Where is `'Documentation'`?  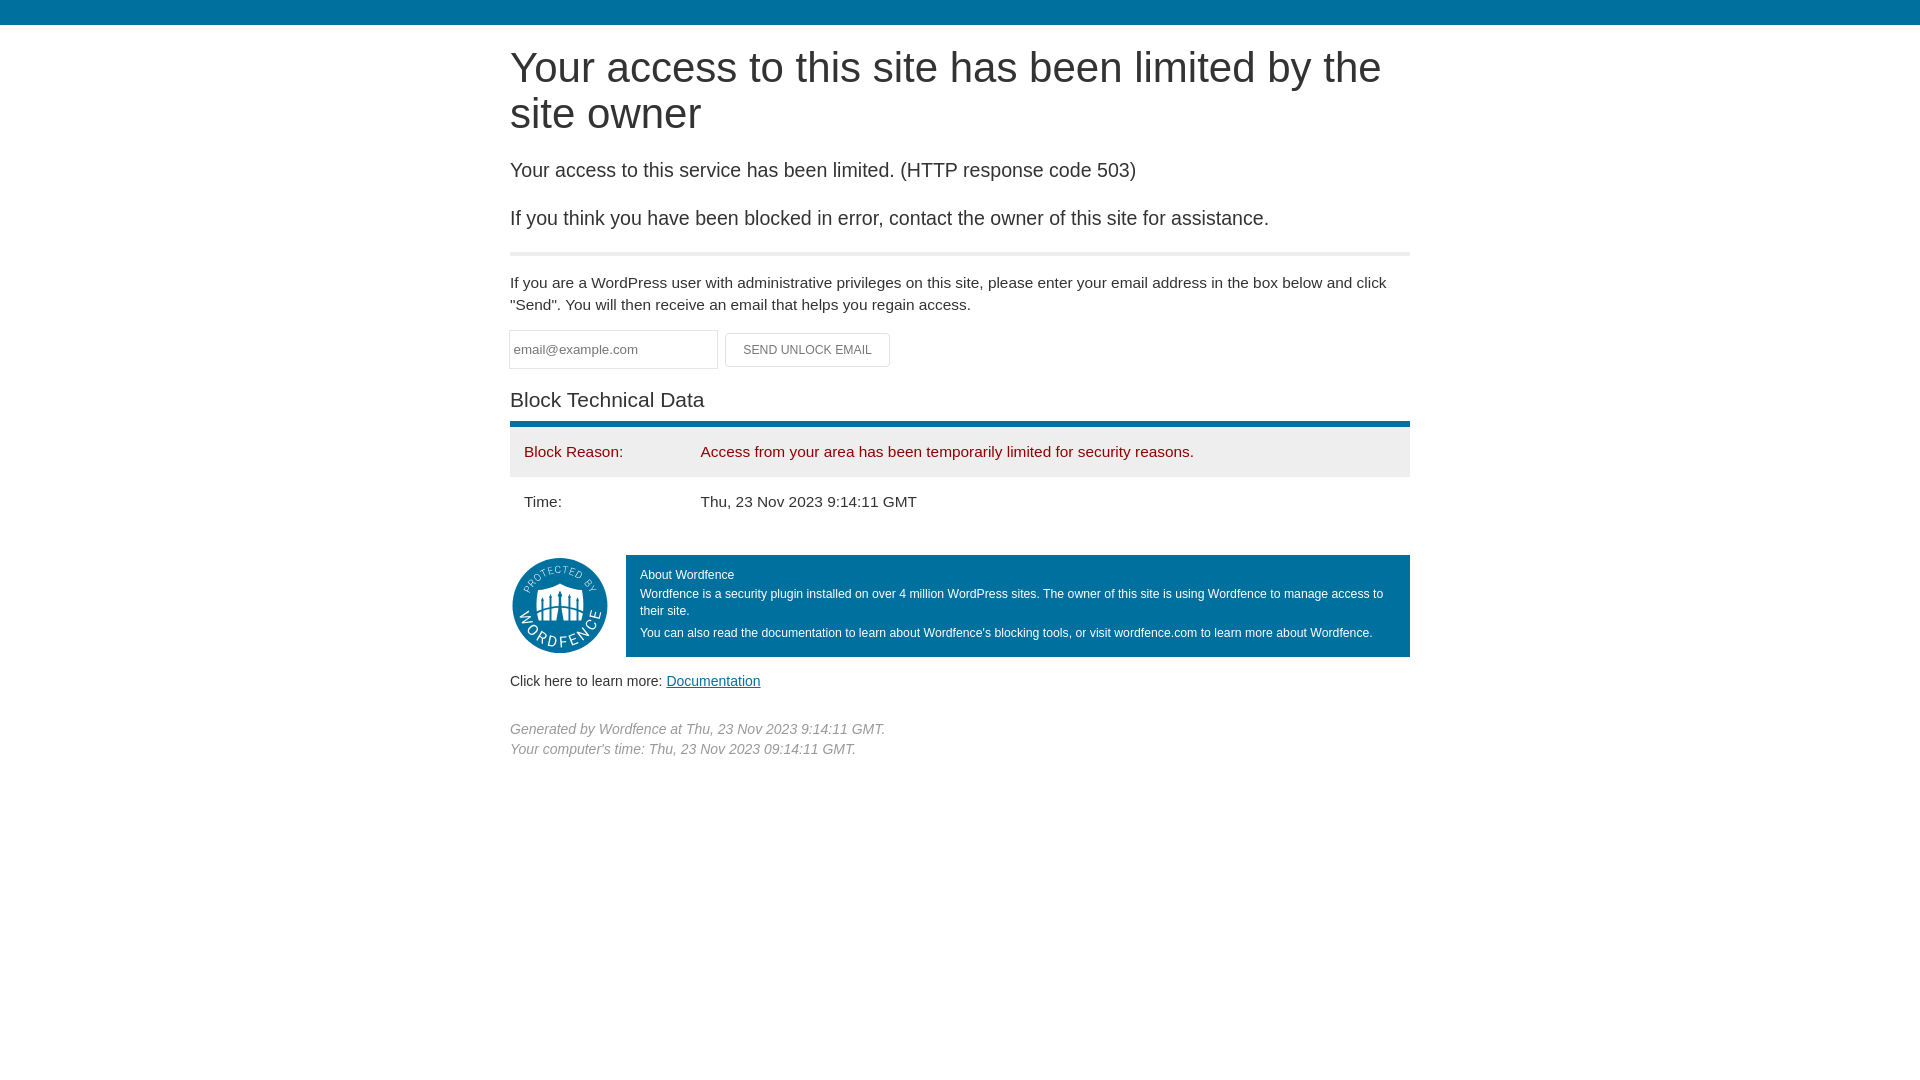 'Documentation' is located at coordinates (713, 680).